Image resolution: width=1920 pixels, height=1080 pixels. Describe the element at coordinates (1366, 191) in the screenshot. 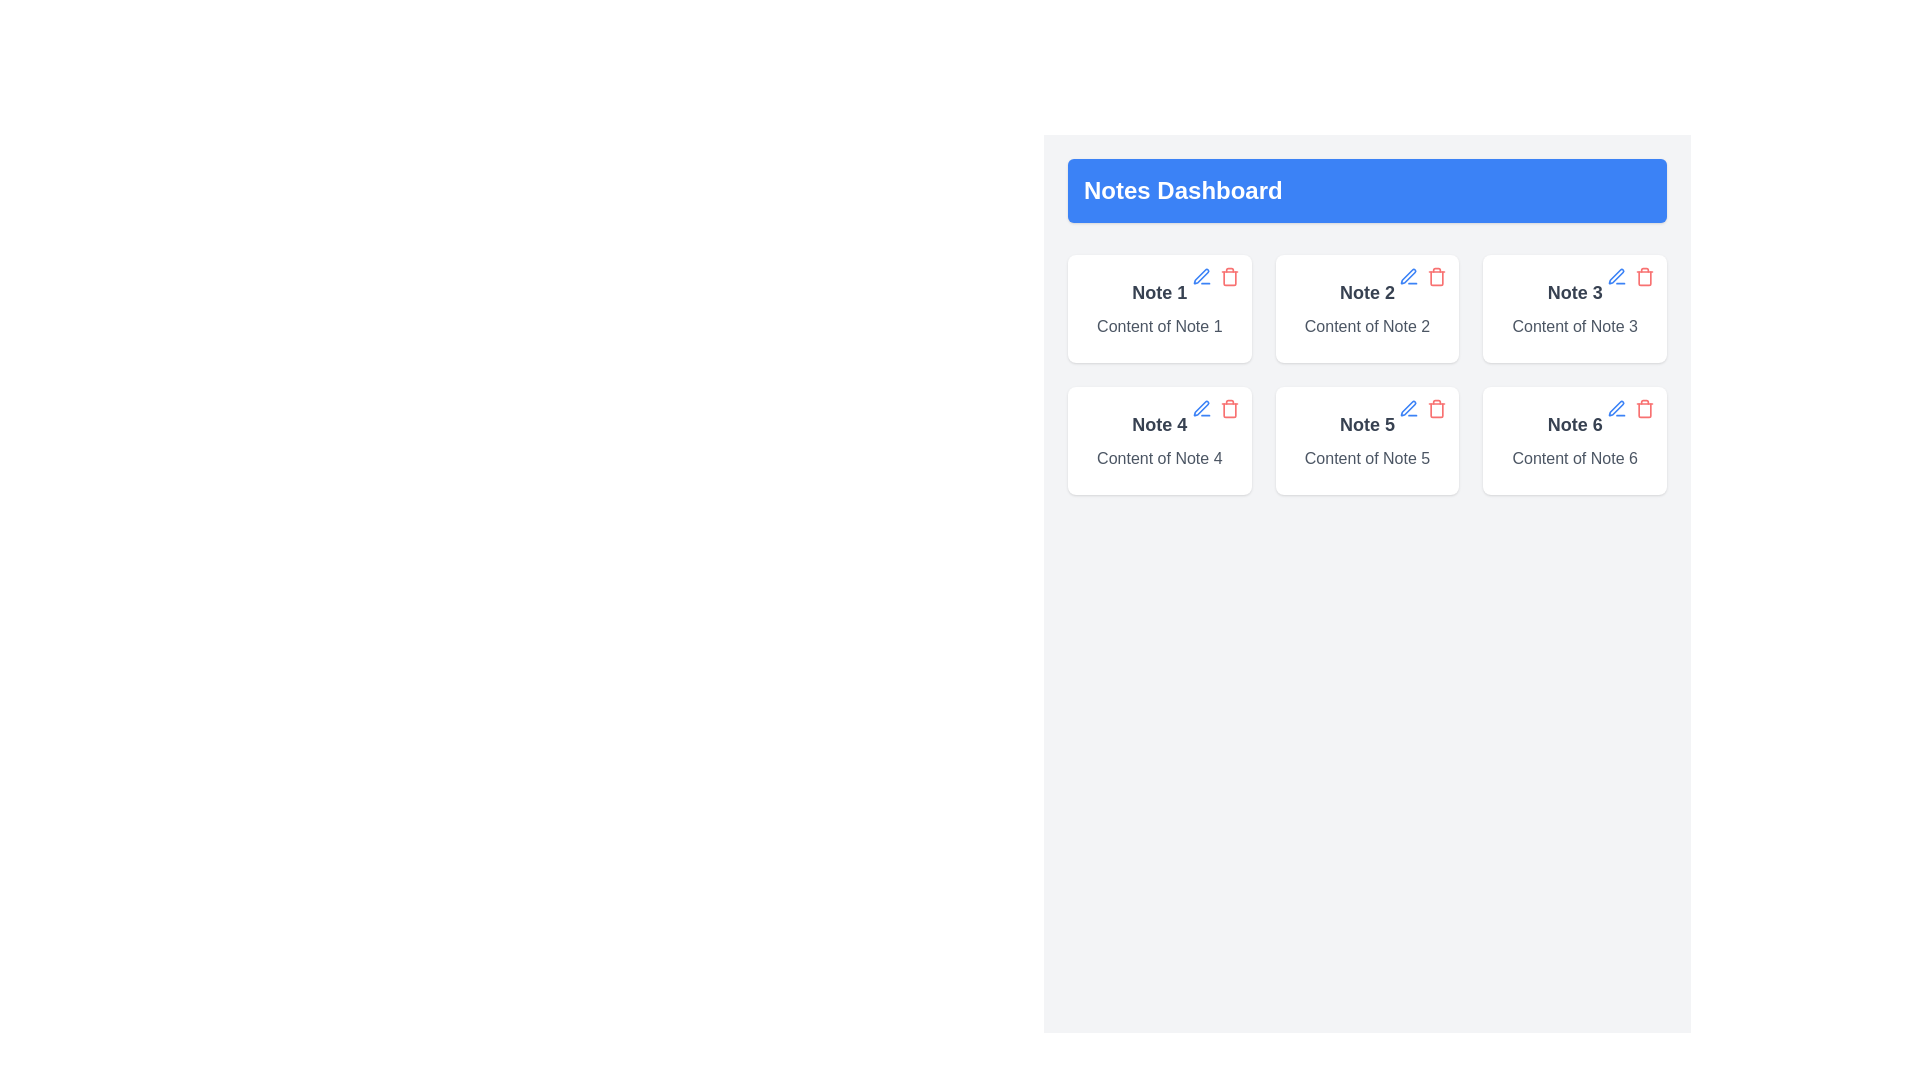

I see `the text content of the Notes Dashboard header or title bar, which is the topmost element in the UI layout` at that location.